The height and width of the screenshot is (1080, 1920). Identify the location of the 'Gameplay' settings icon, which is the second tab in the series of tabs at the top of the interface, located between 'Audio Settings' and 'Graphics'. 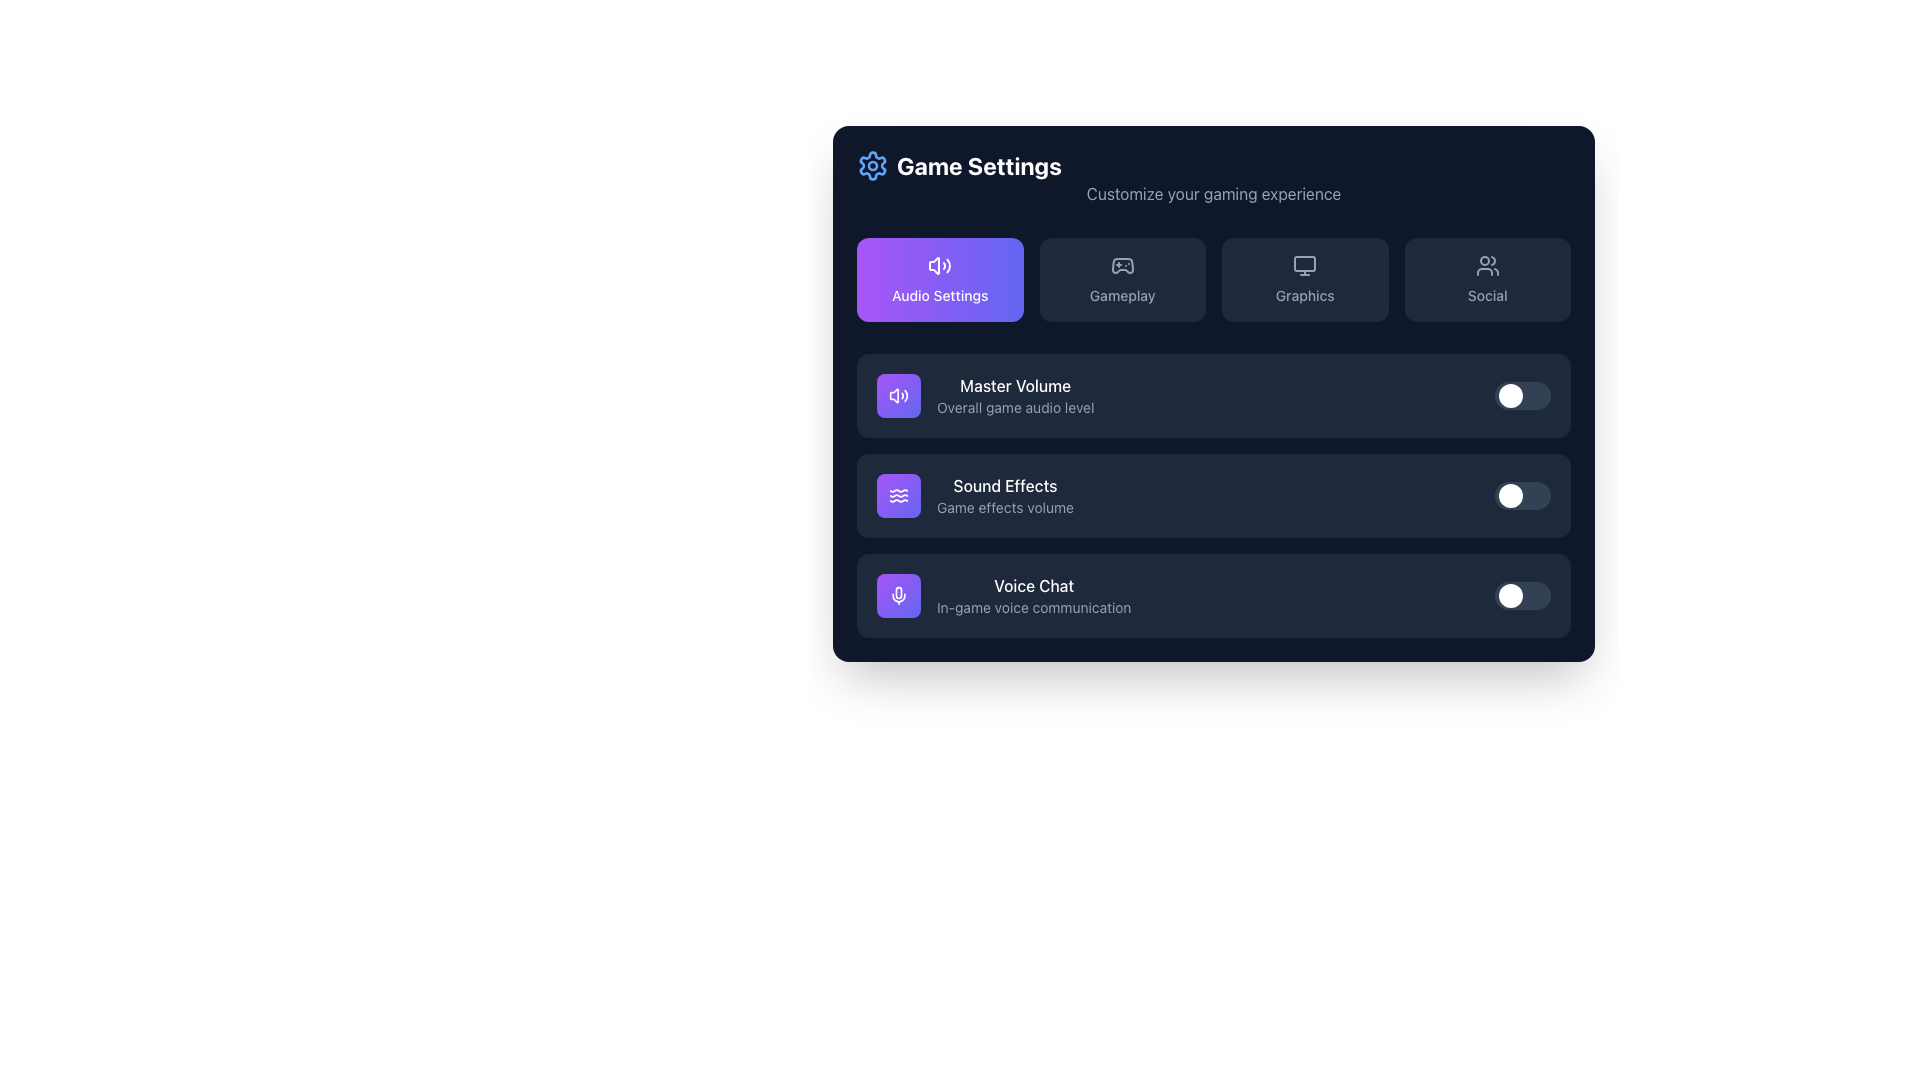
(1122, 265).